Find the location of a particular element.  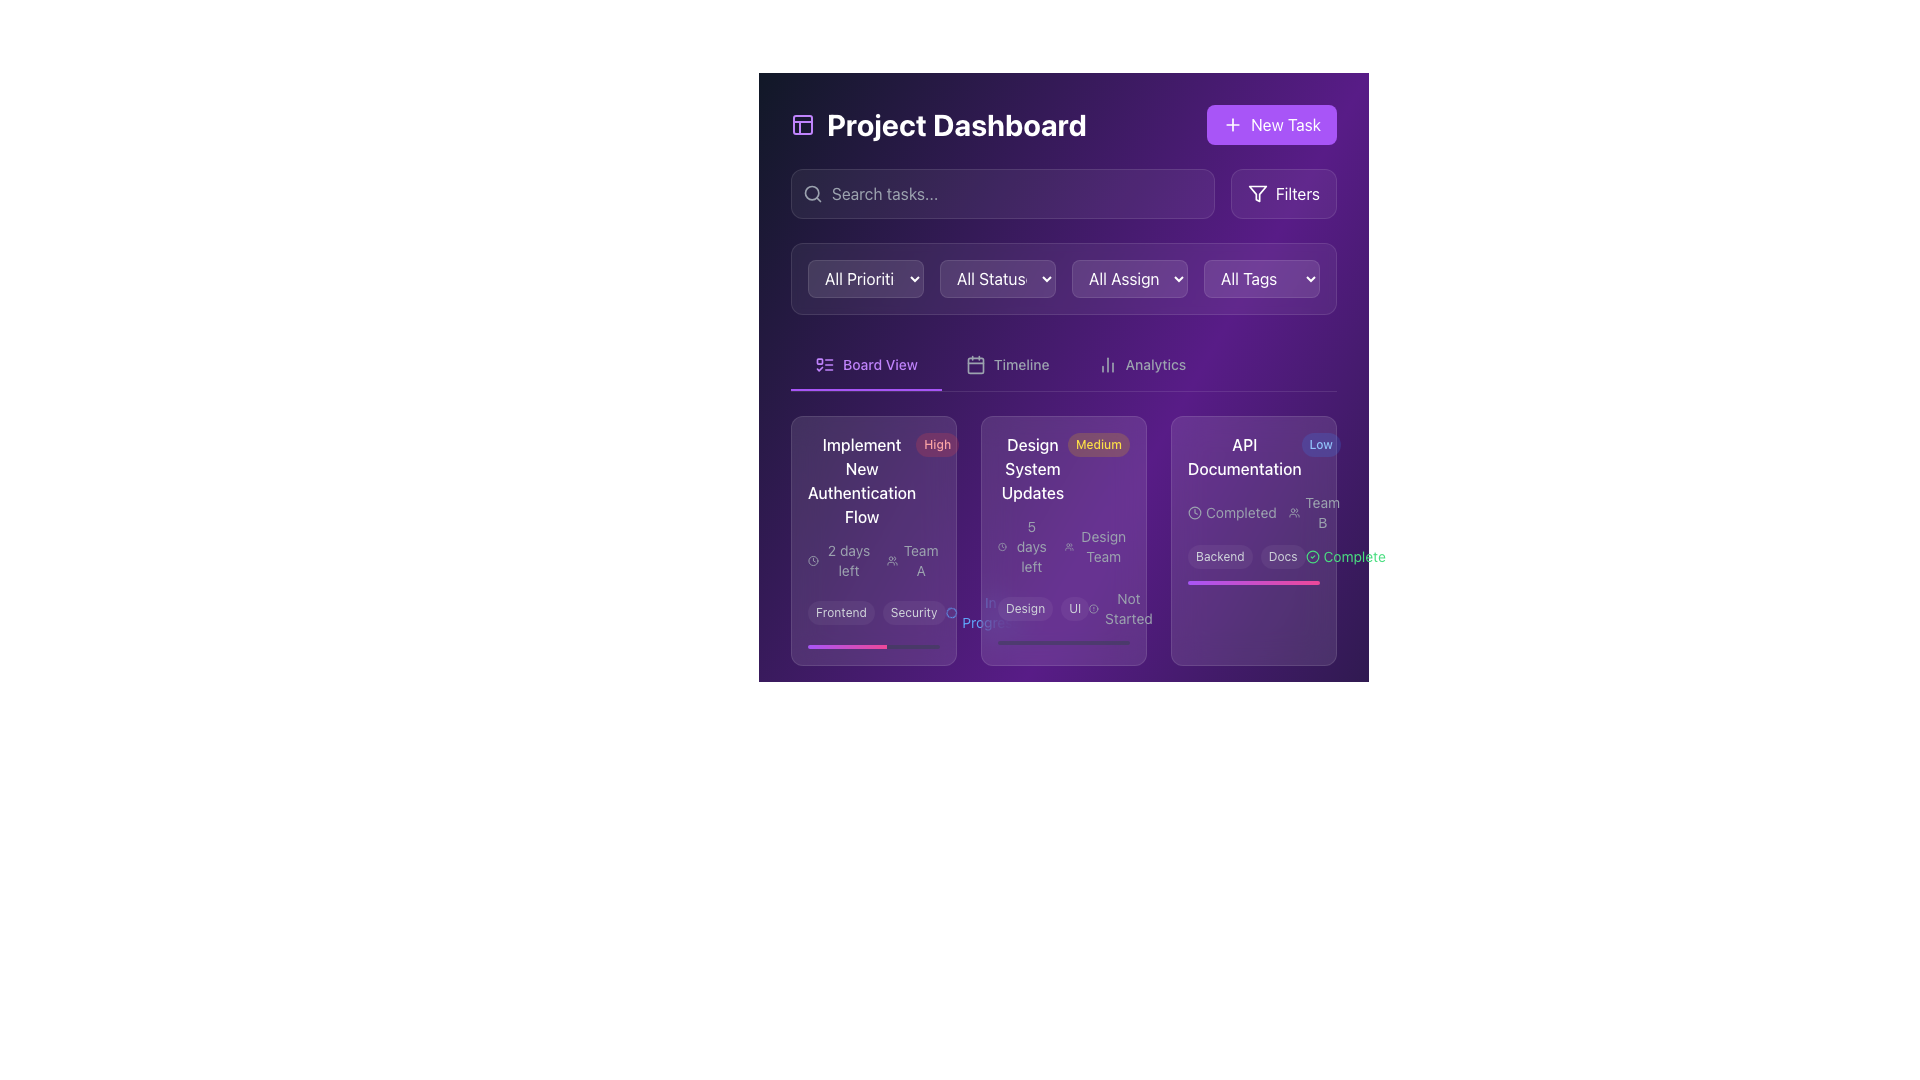

the dropdown menu labeled 'All Assignees' is located at coordinates (1129, 278).